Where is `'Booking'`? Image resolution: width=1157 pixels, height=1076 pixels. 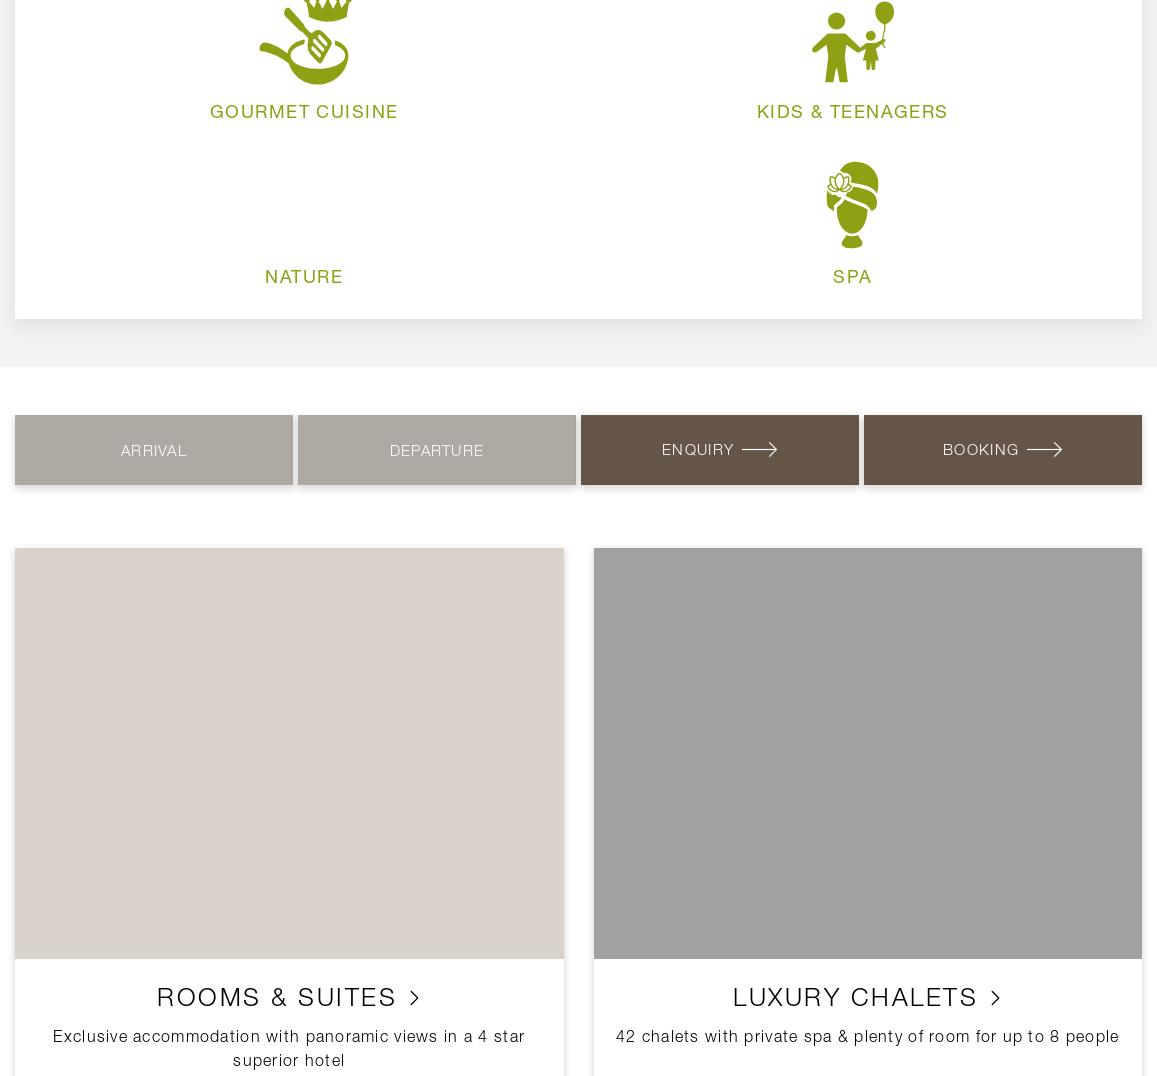 'Booking' is located at coordinates (981, 448).